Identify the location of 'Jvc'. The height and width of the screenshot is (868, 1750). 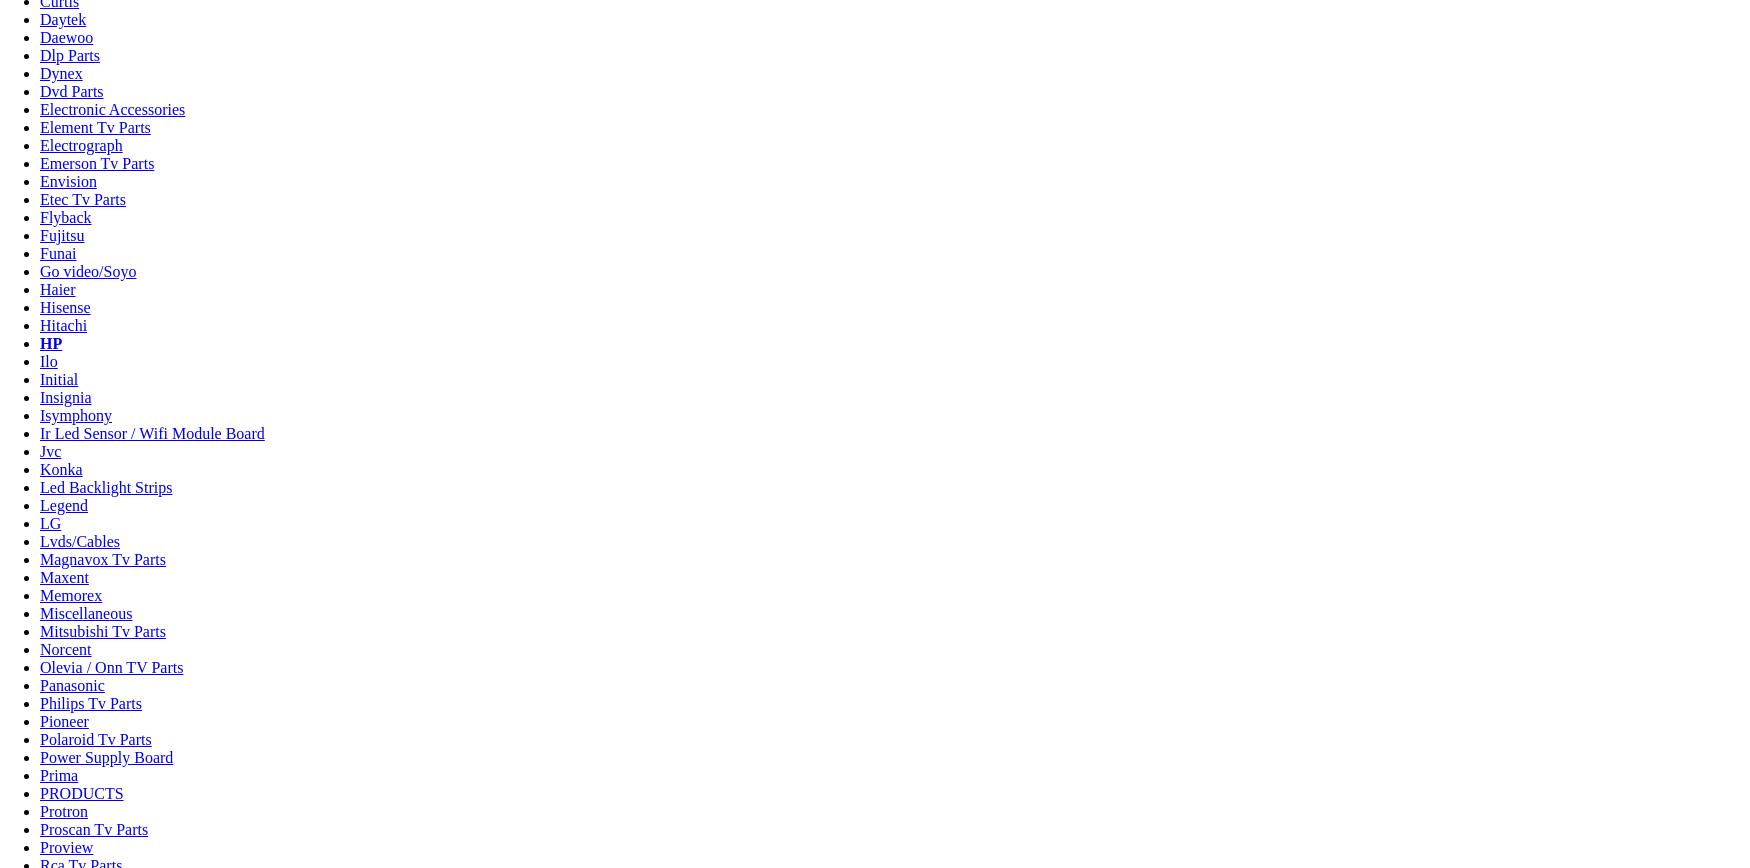
(49, 451).